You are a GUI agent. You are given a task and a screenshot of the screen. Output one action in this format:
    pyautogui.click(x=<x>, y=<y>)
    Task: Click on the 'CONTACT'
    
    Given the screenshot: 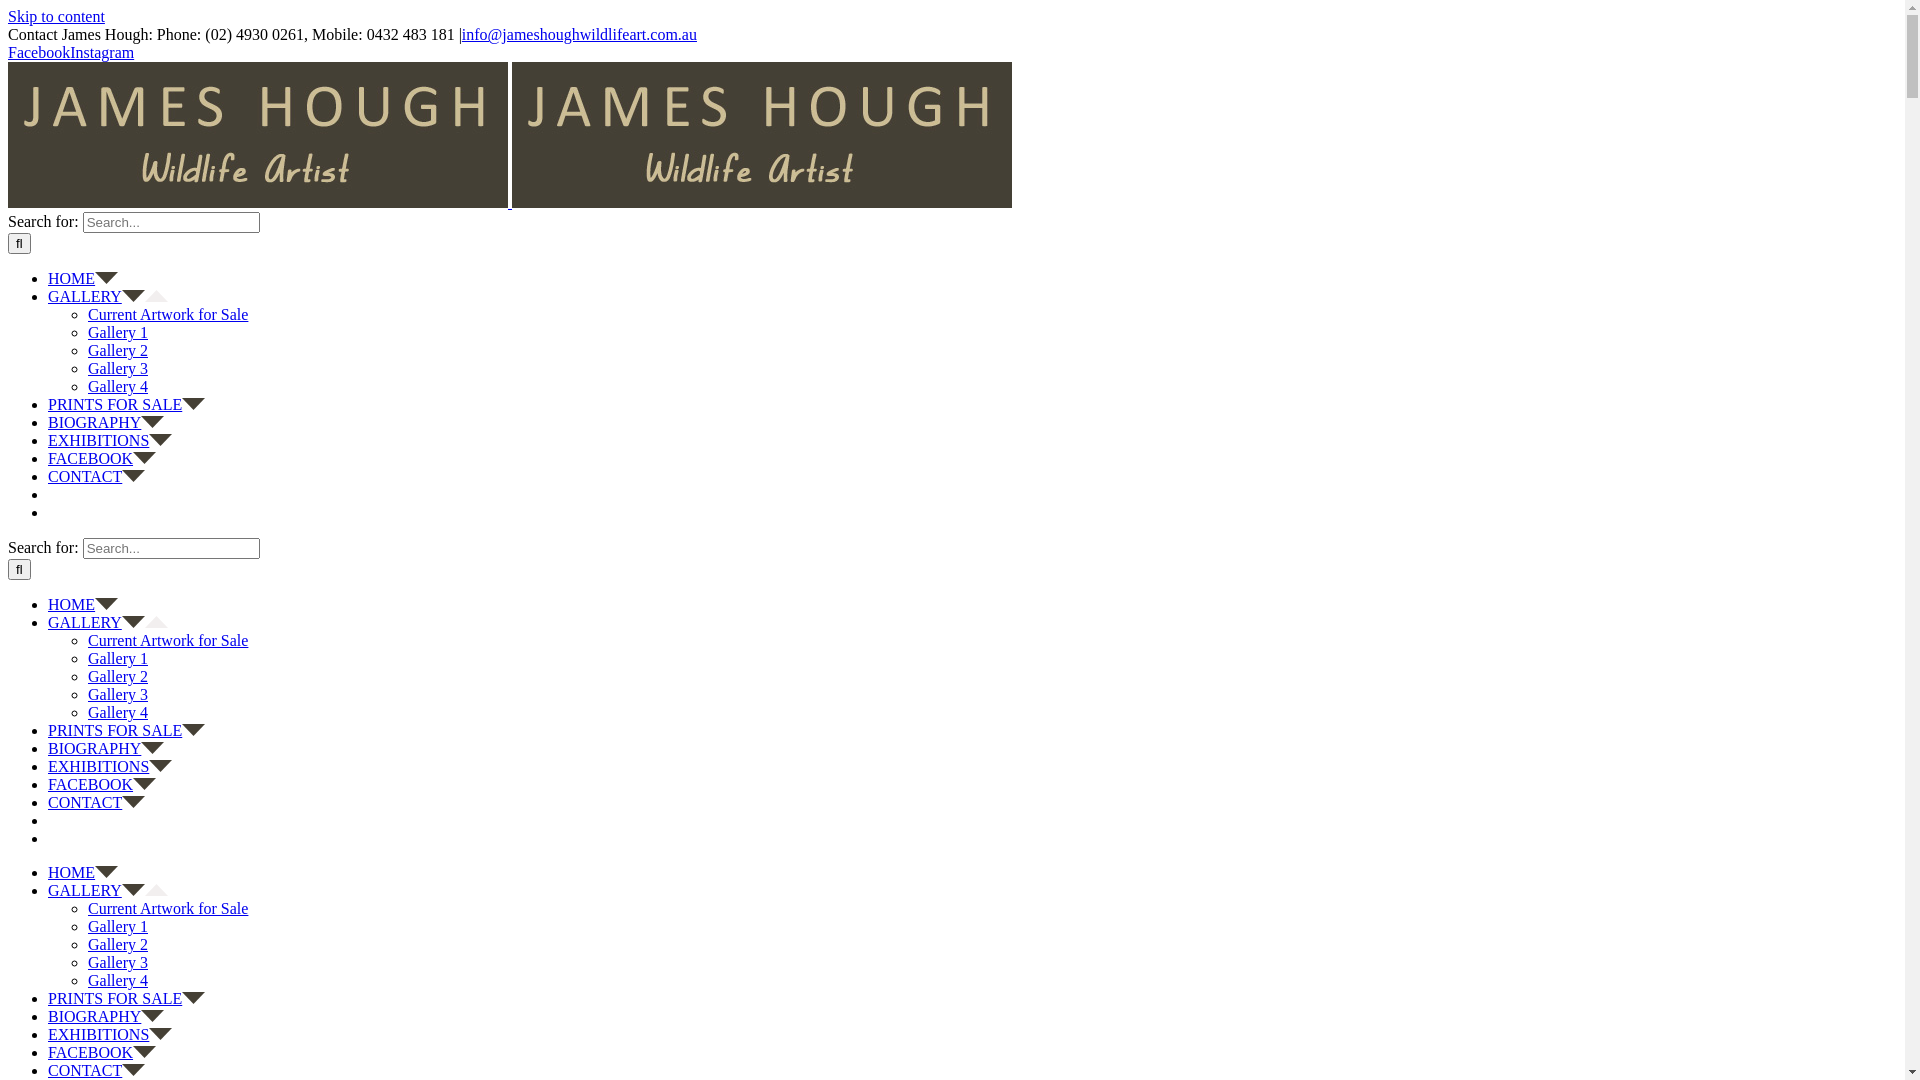 What is the action you would take?
    pyautogui.click(x=48, y=1069)
    